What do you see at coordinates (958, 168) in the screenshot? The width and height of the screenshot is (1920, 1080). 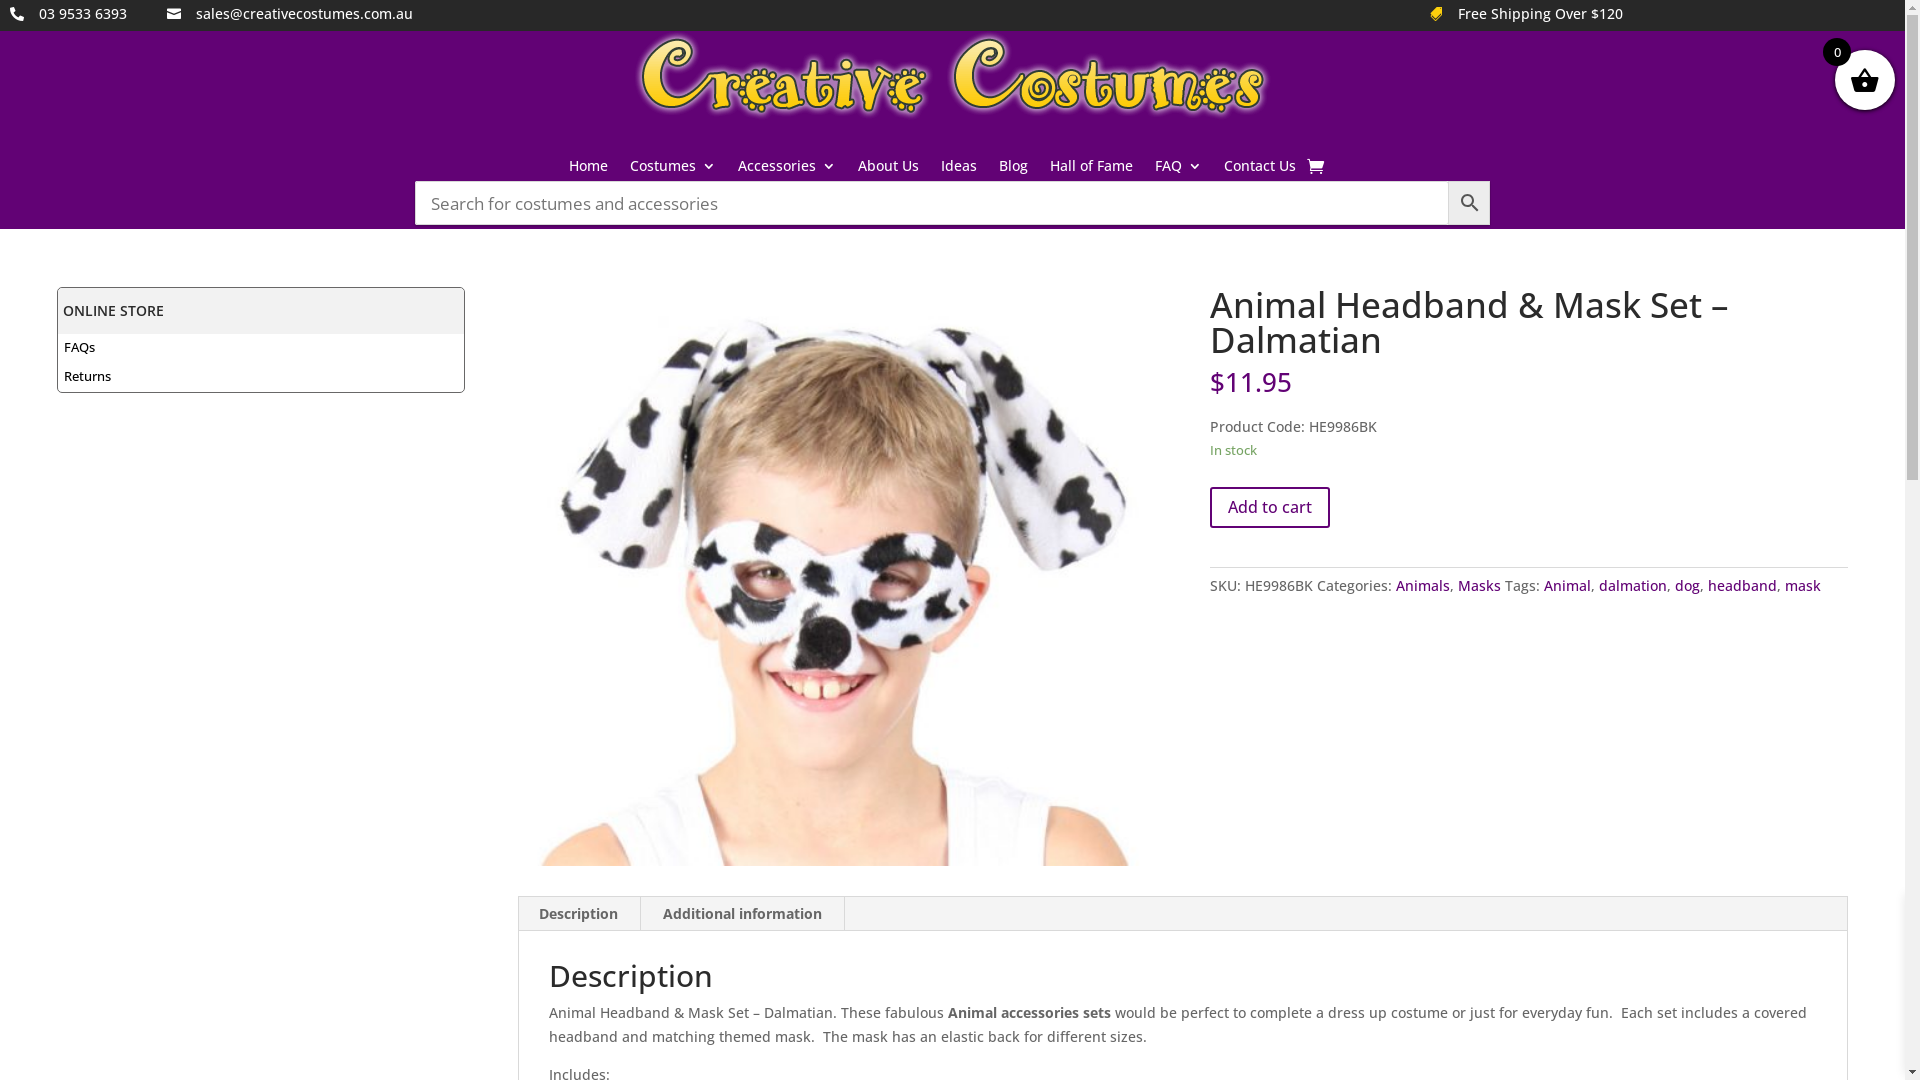 I see `'Ideas'` at bounding box center [958, 168].